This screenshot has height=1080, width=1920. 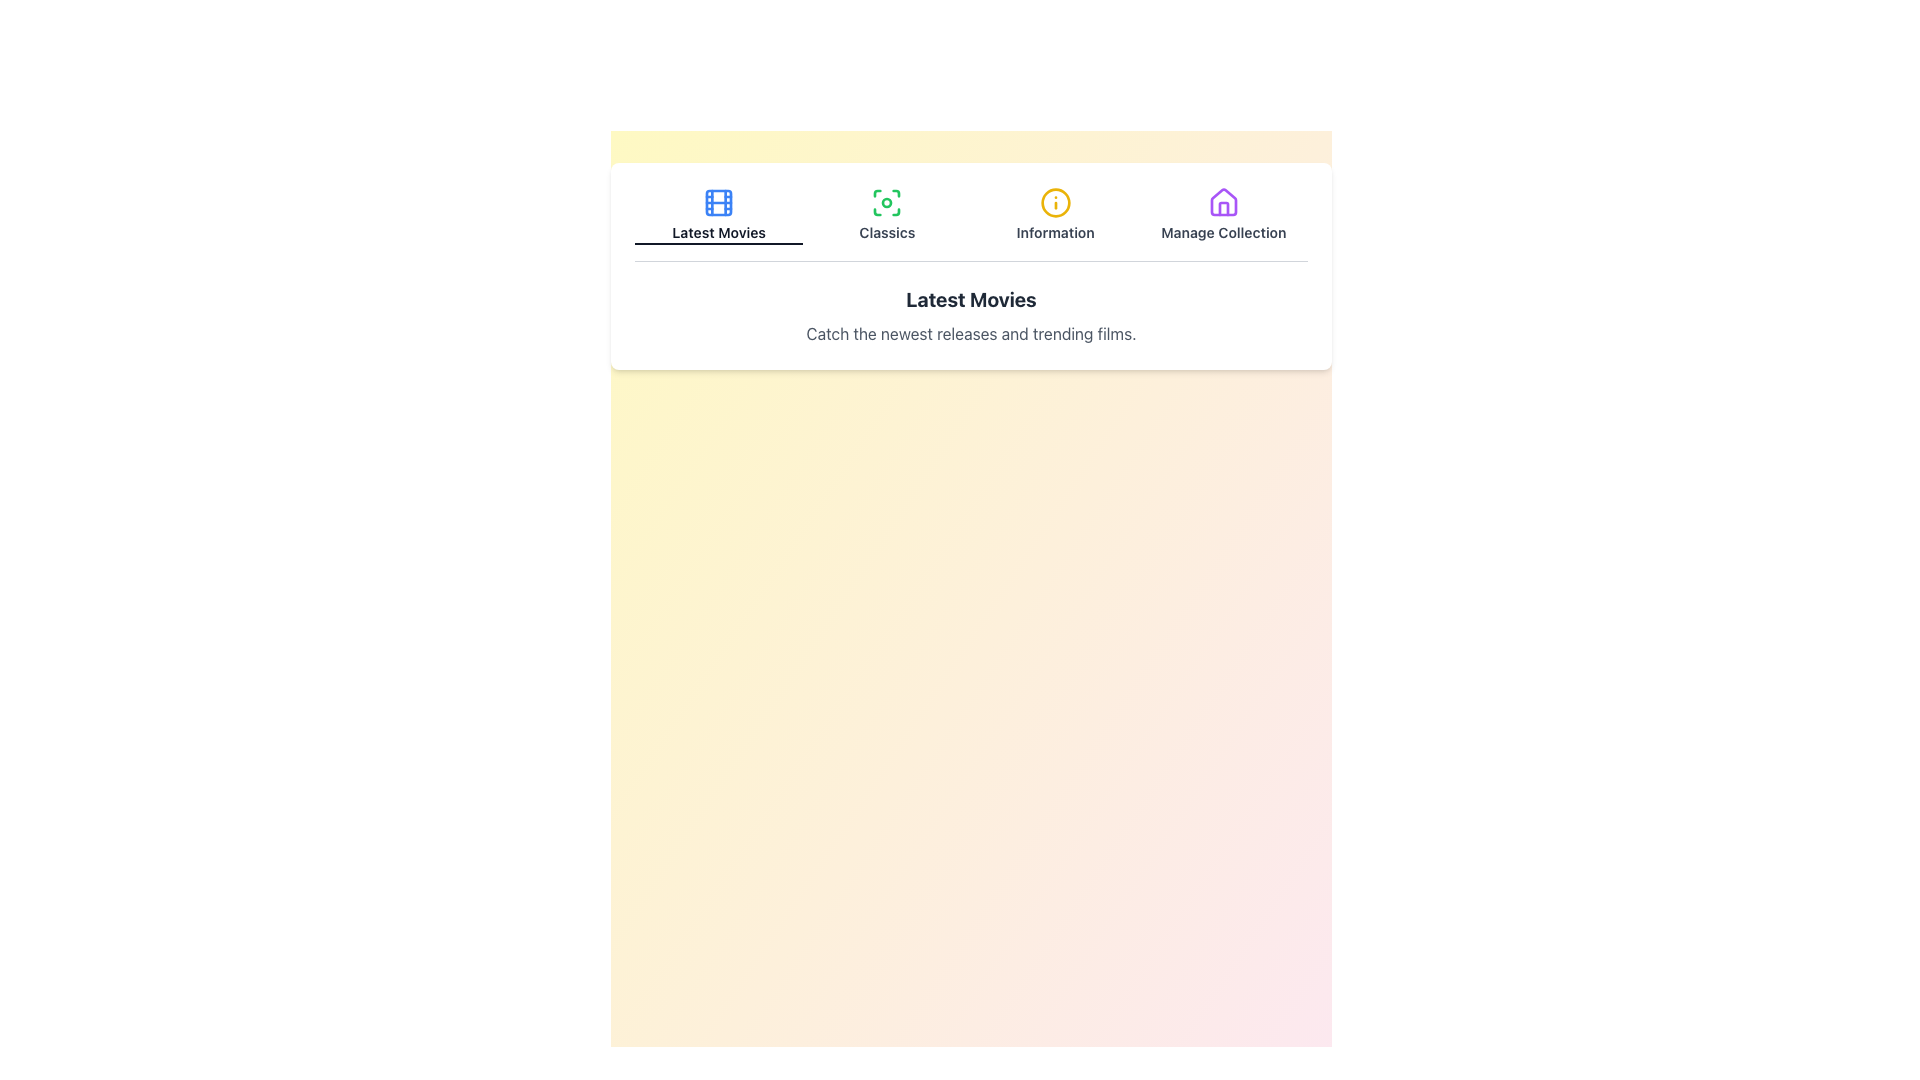 What do you see at coordinates (971, 333) in the screenshot?
I see `textual description element displaying 'Catch the newest releases and trending films' positioned beneath the title 'Latest Movies' for development or testing purposes` at bounding box center [971, 333].